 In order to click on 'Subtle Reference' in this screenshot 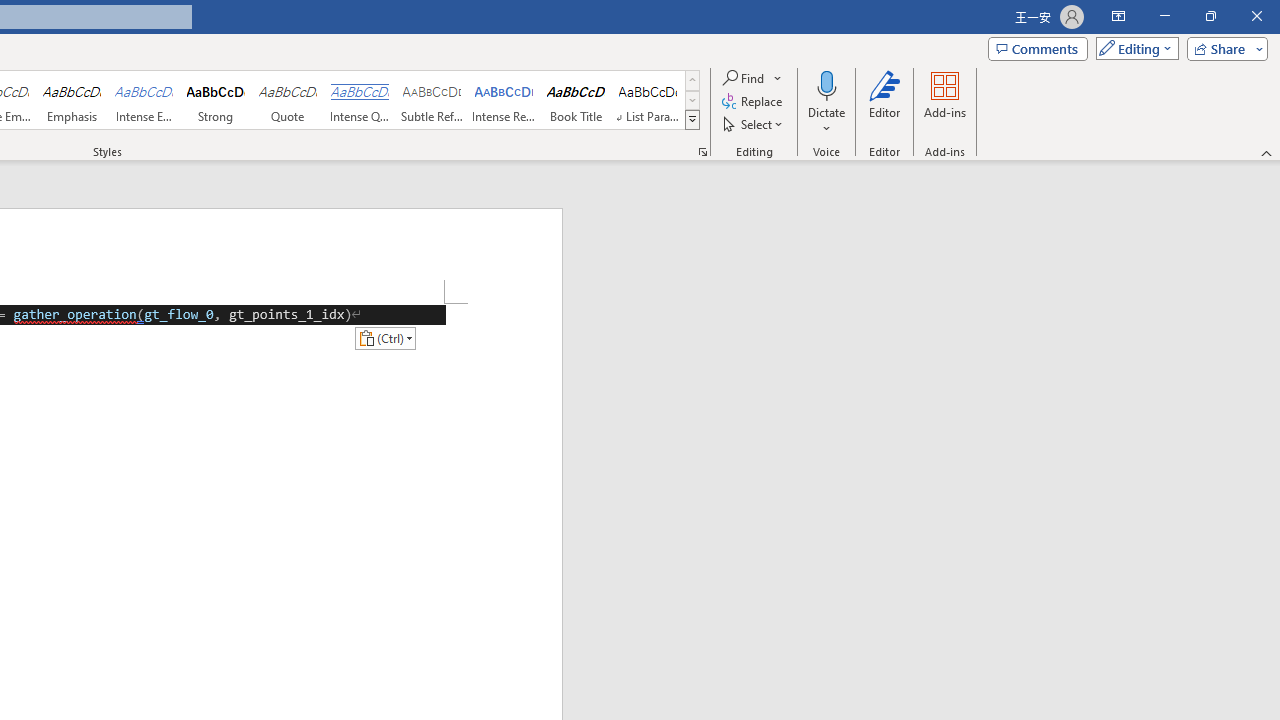, I will do `click(431, 100)`.